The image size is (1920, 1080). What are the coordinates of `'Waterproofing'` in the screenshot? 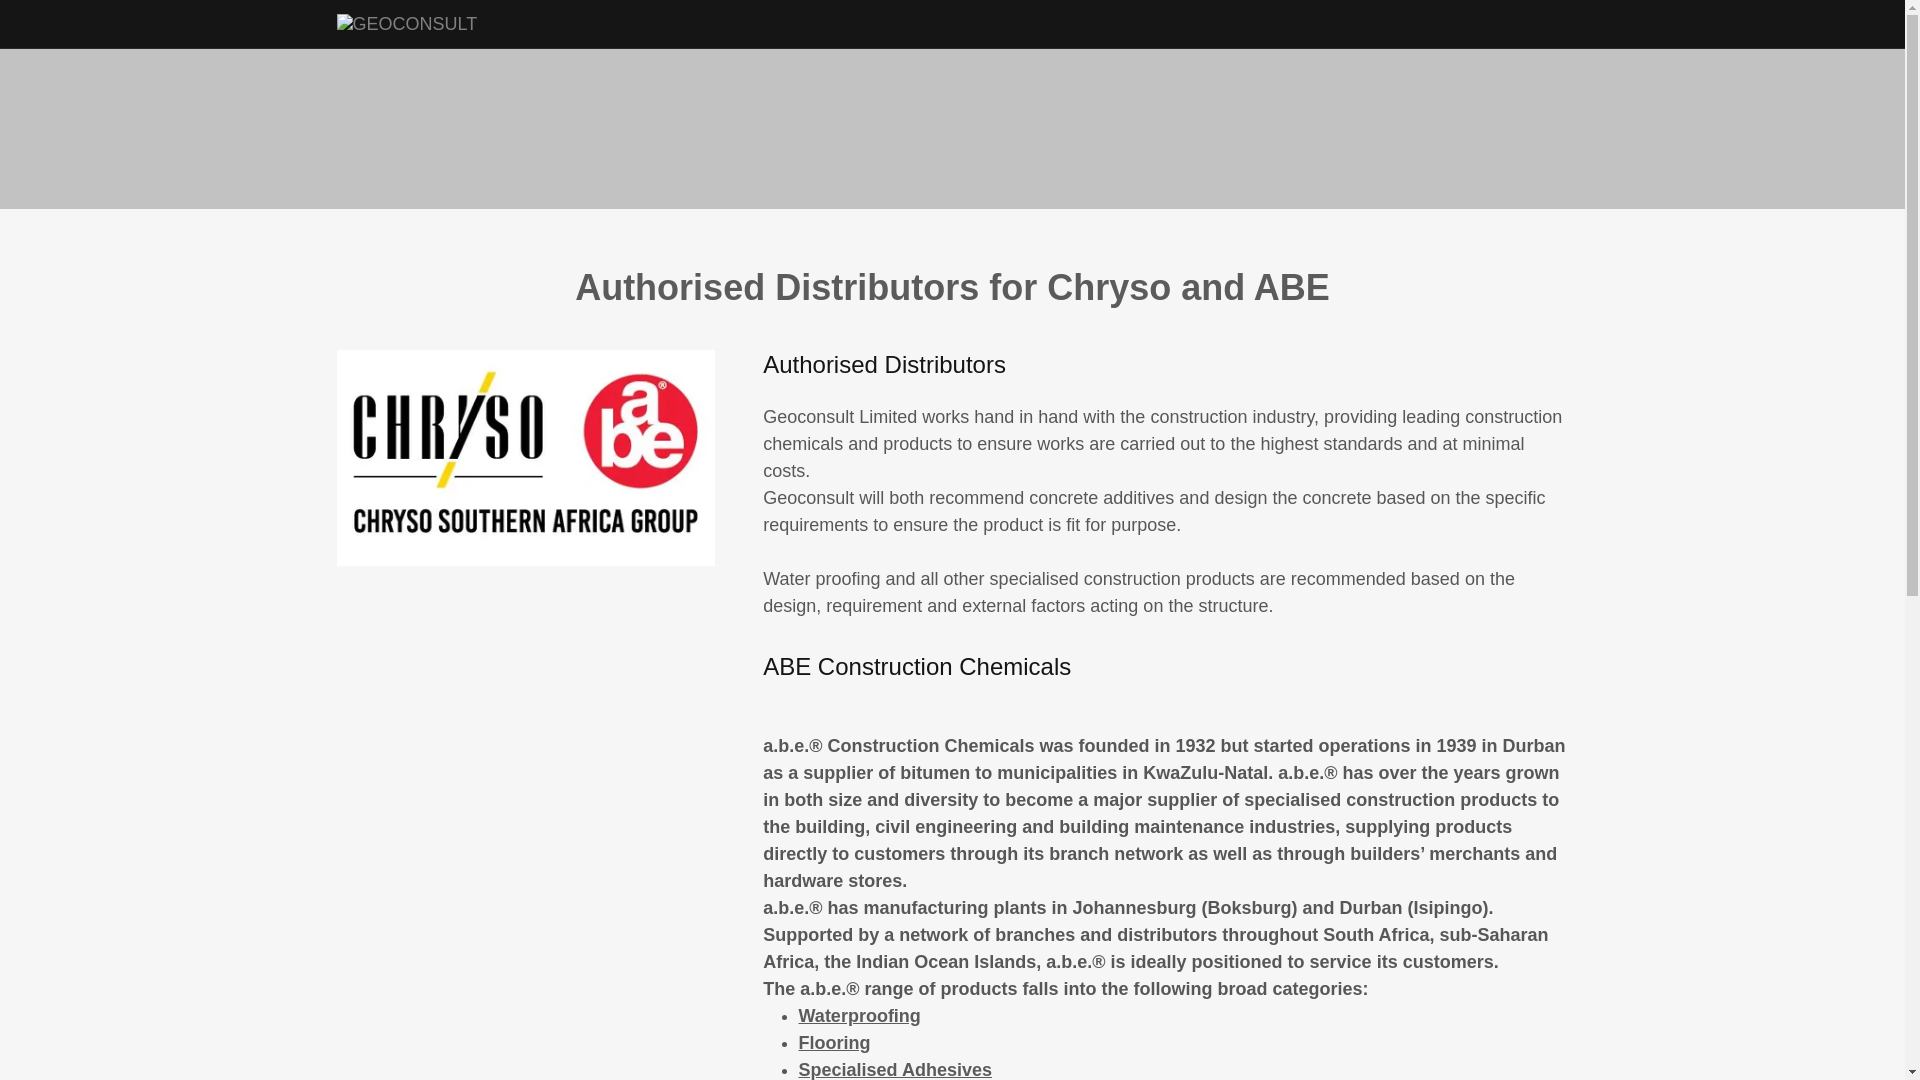 It's located at (859, 1015).